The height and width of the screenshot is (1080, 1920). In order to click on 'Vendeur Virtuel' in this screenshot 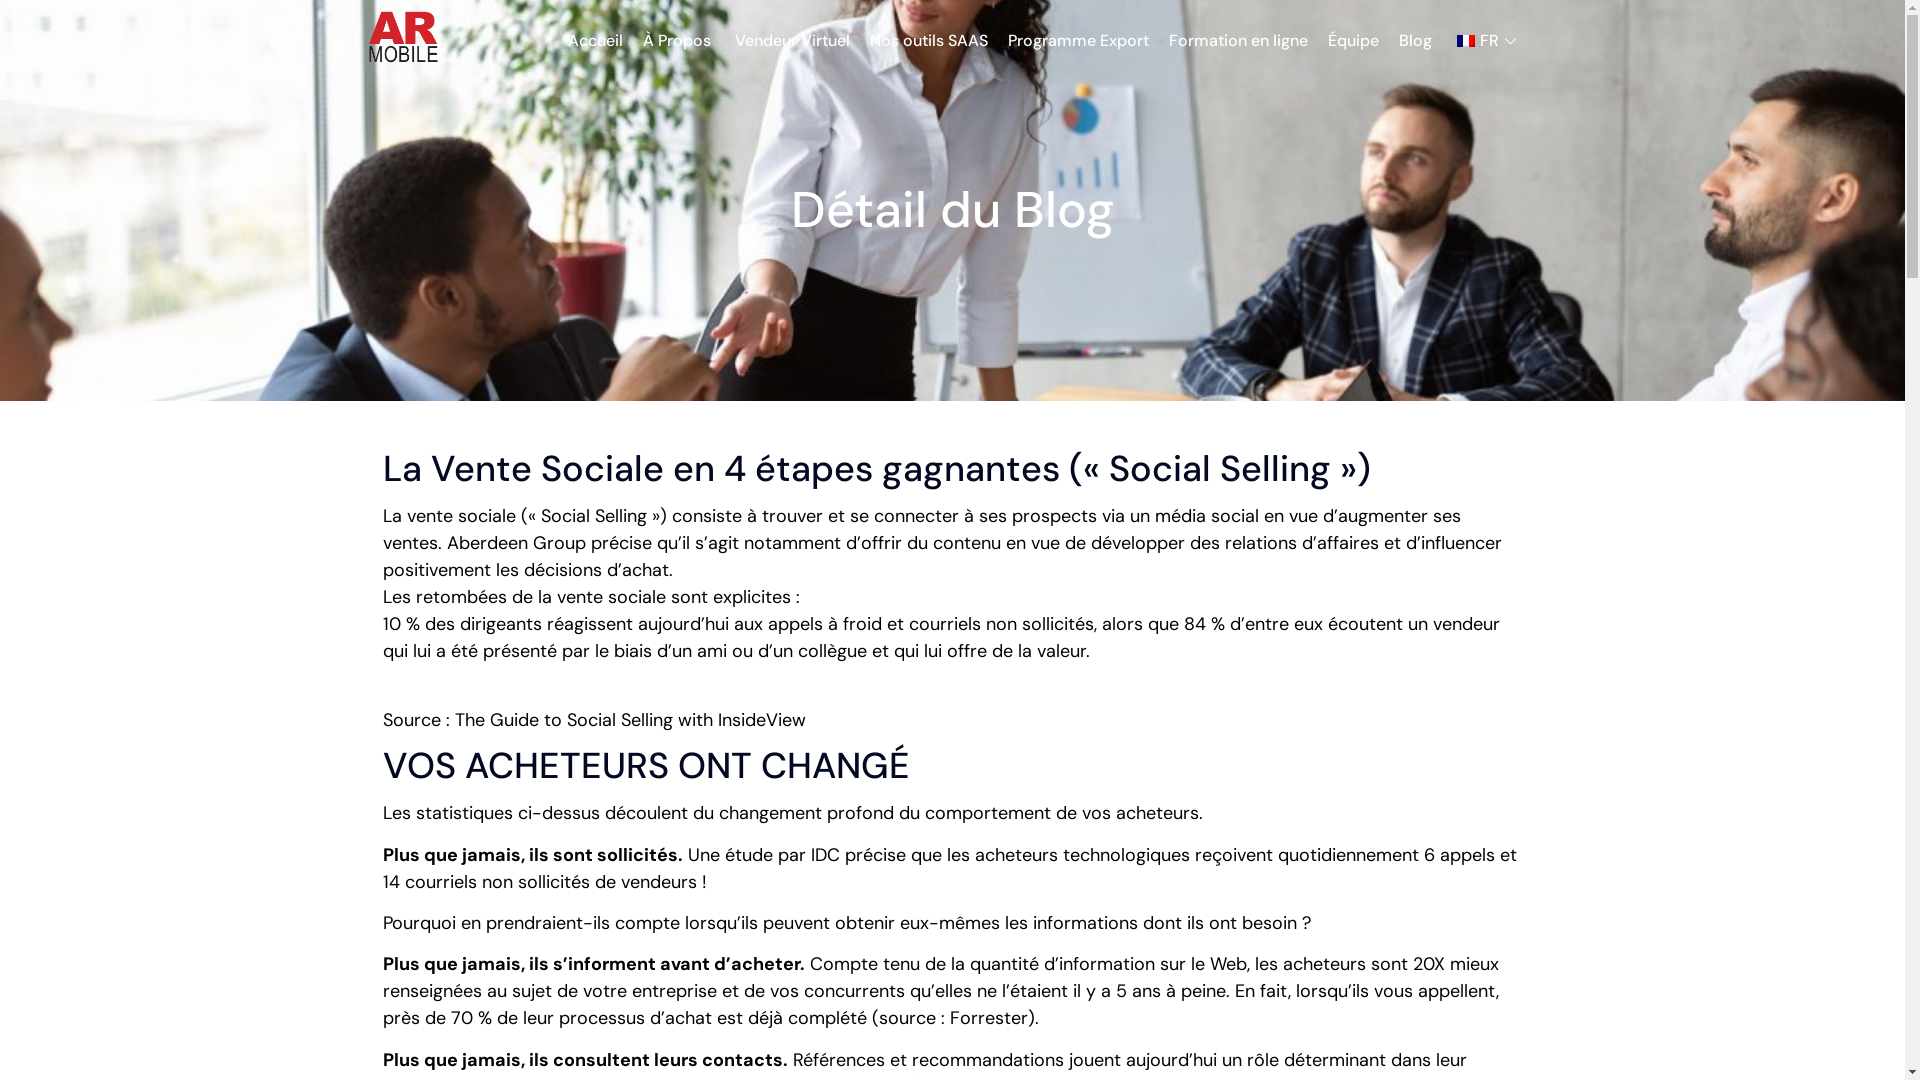, I will do `click(790, 41)`.